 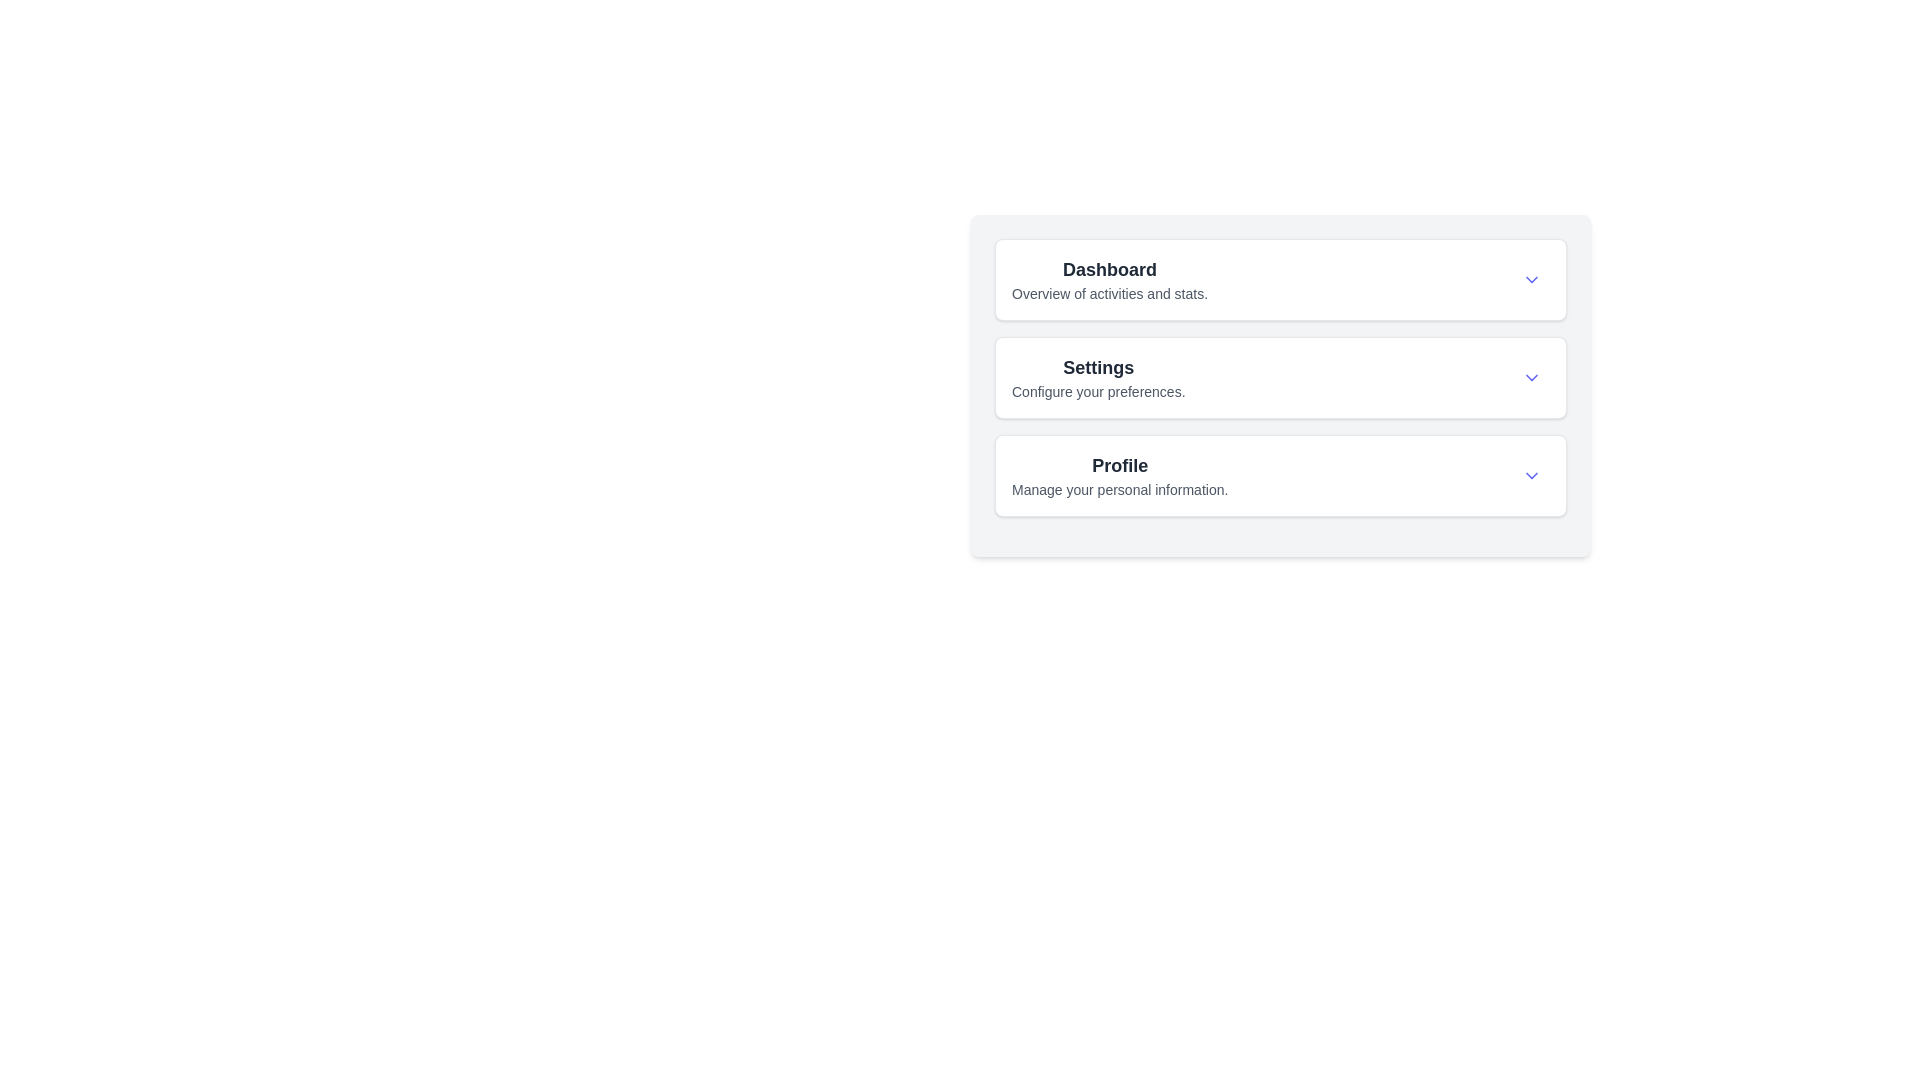 What do you see at coordinates (1097, 378) in the screenshot?
I see `the 'Settings' text display for keyboard navigation` at bounding box center [1097, 378].